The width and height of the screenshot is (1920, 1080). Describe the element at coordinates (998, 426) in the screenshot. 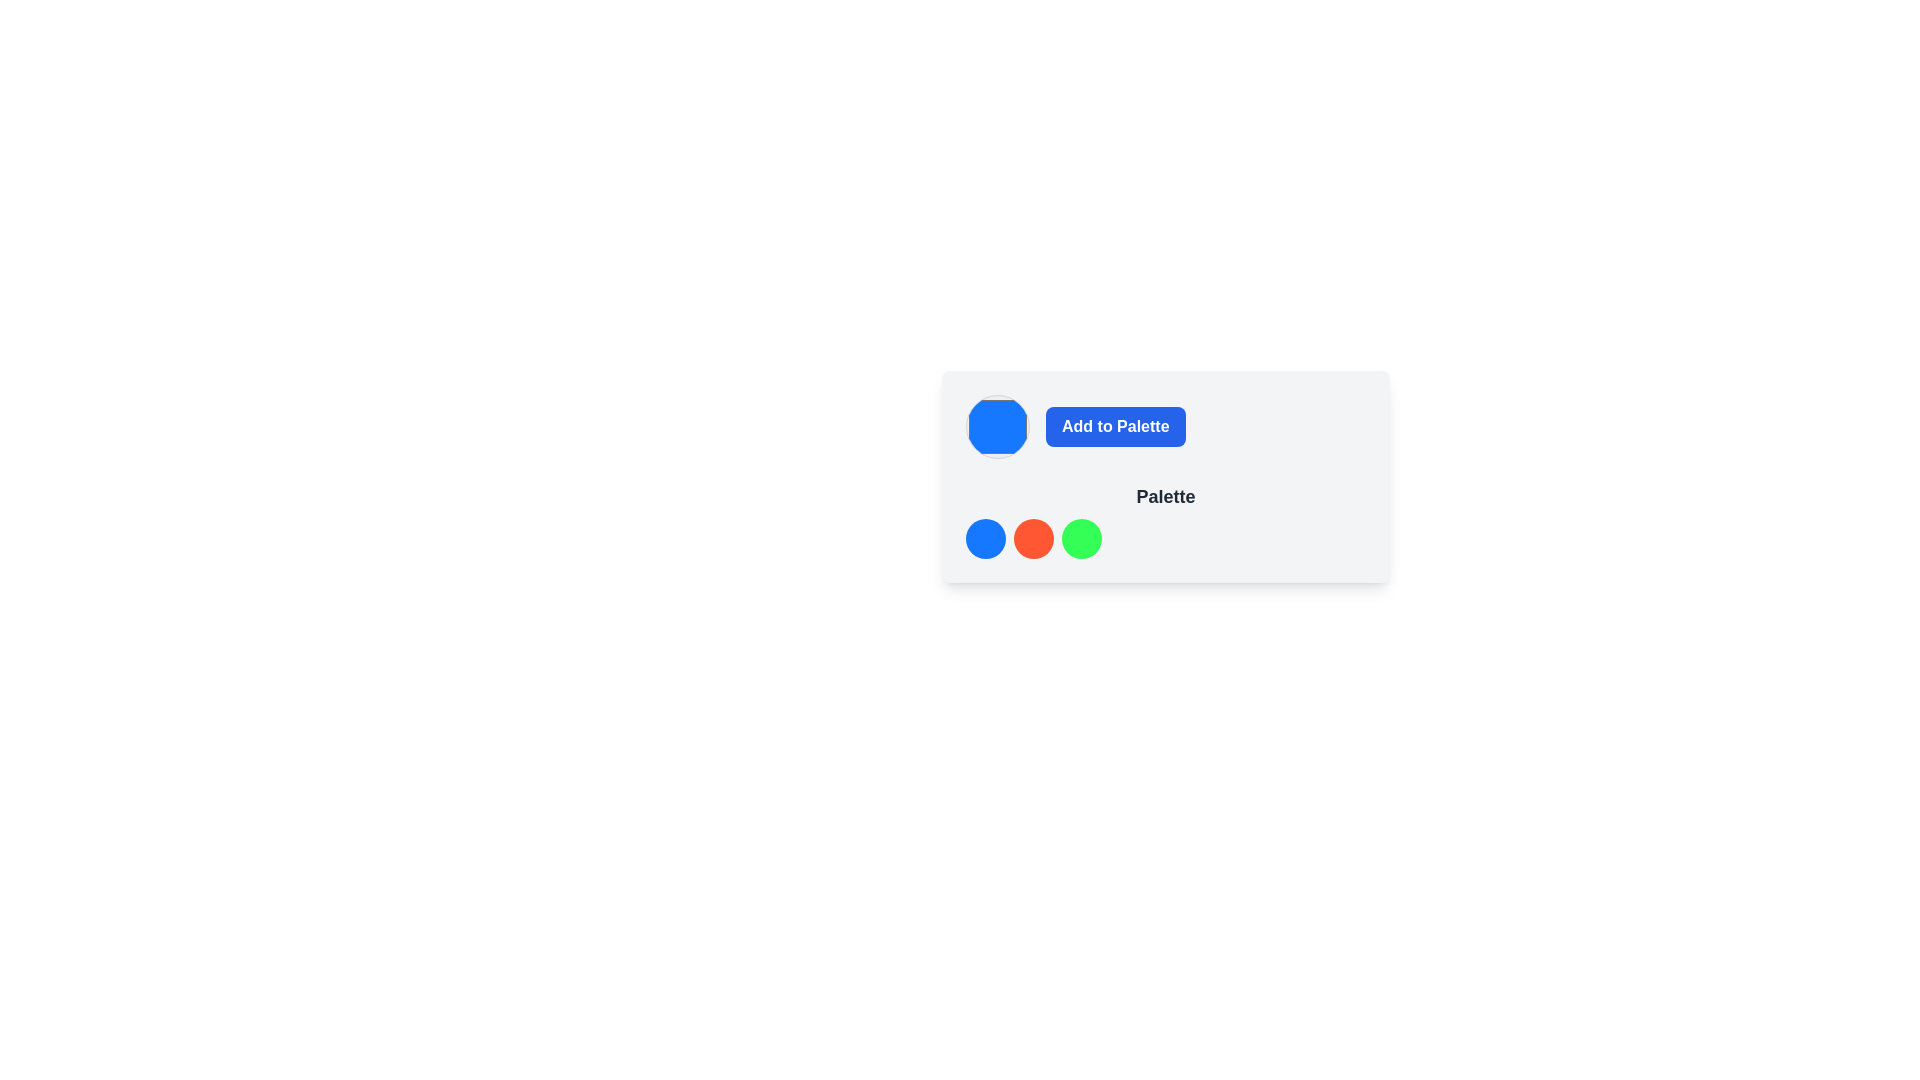

I see `the circular blue color selection button with a gray border located at the leftmost position in a horizontal group of buttons` at that location.